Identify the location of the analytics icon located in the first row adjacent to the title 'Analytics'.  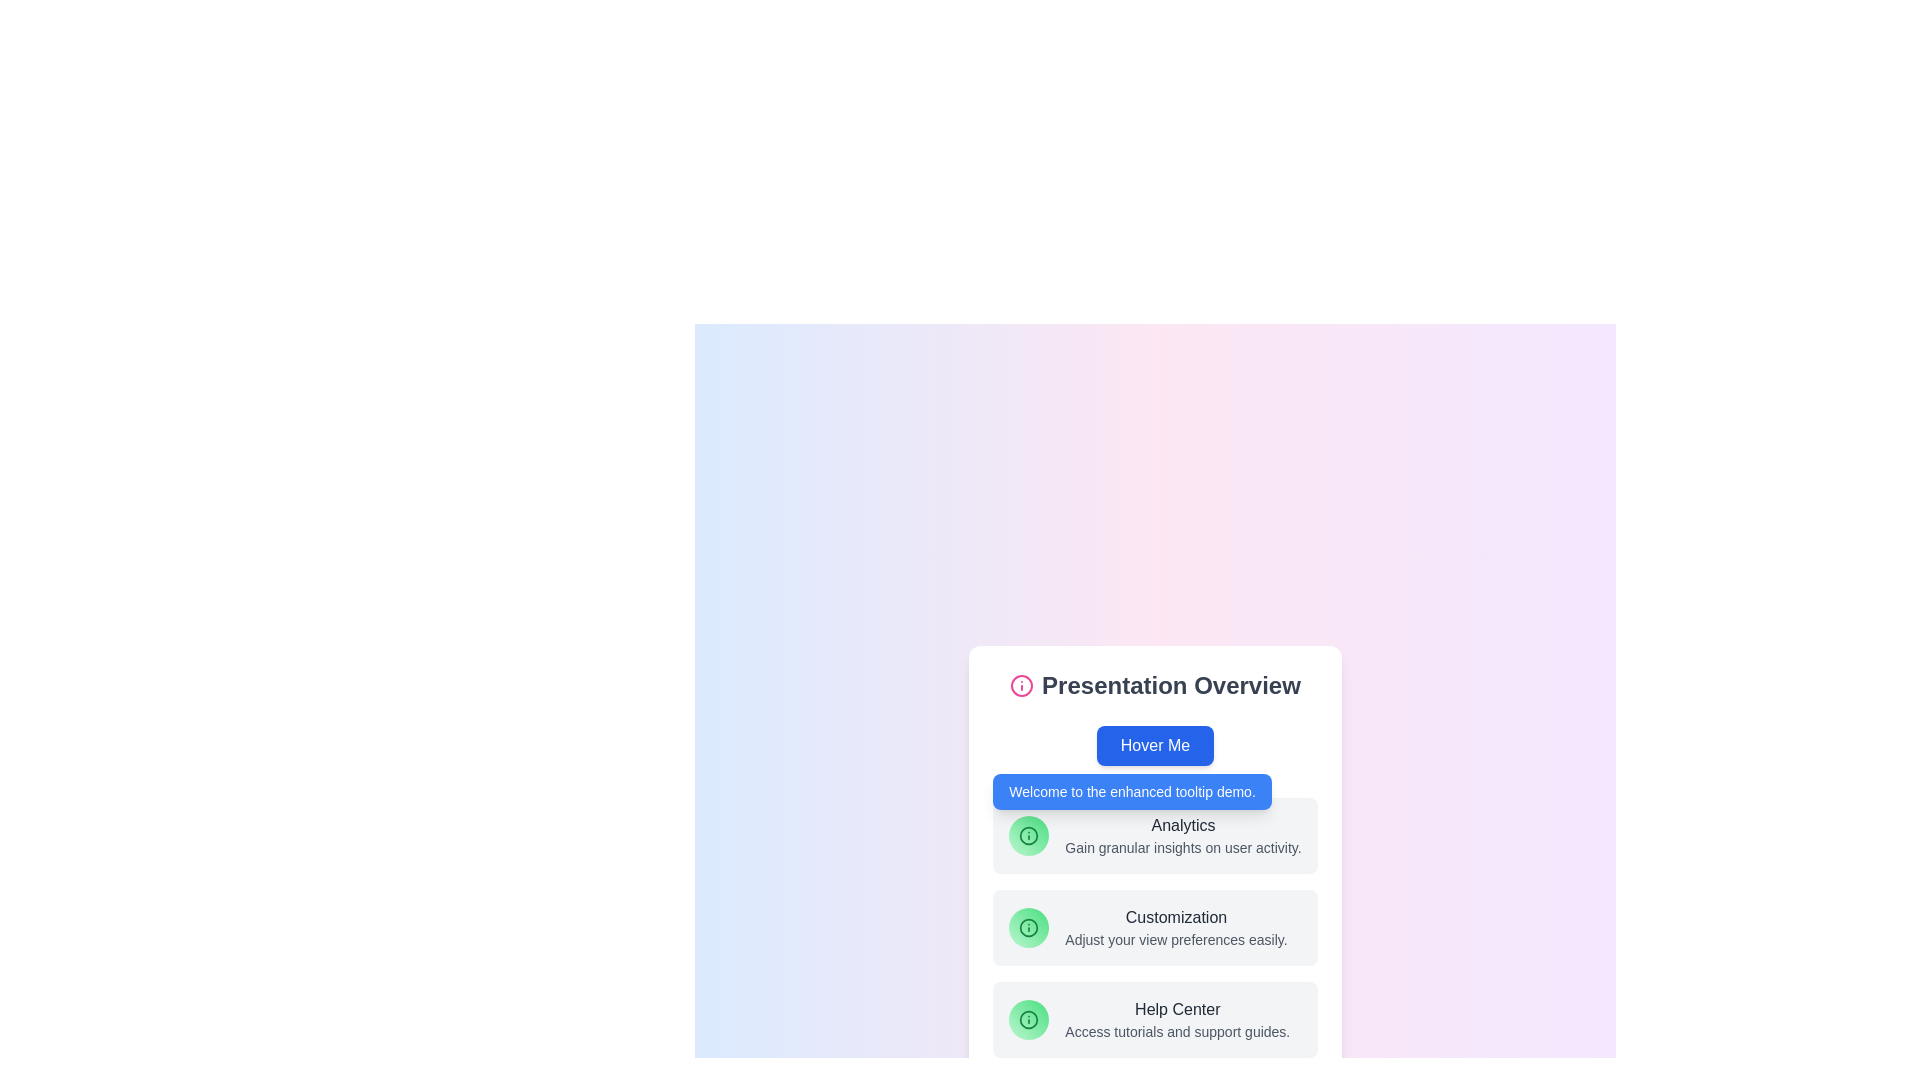
(1029, 836).